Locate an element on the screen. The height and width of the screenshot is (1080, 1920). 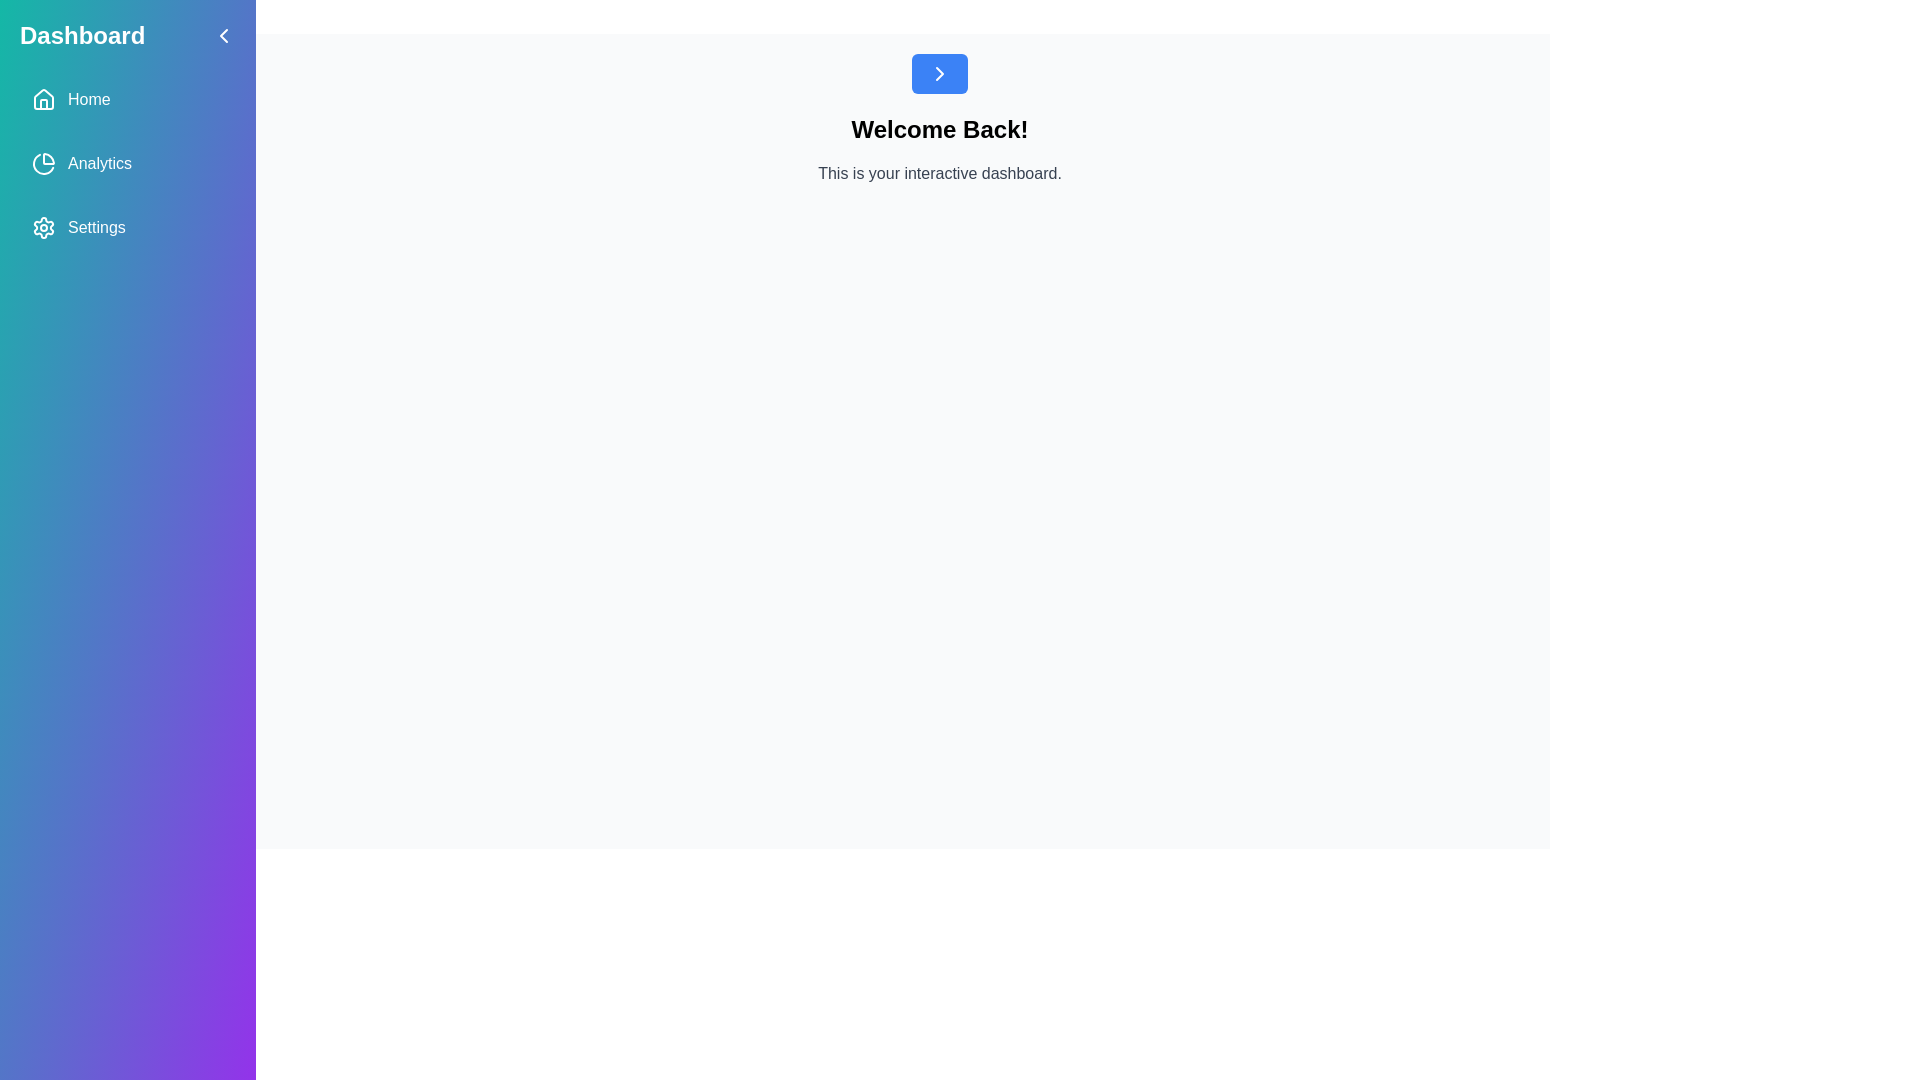
the menu item Home in the drawer is located at coordinates (127, 100).